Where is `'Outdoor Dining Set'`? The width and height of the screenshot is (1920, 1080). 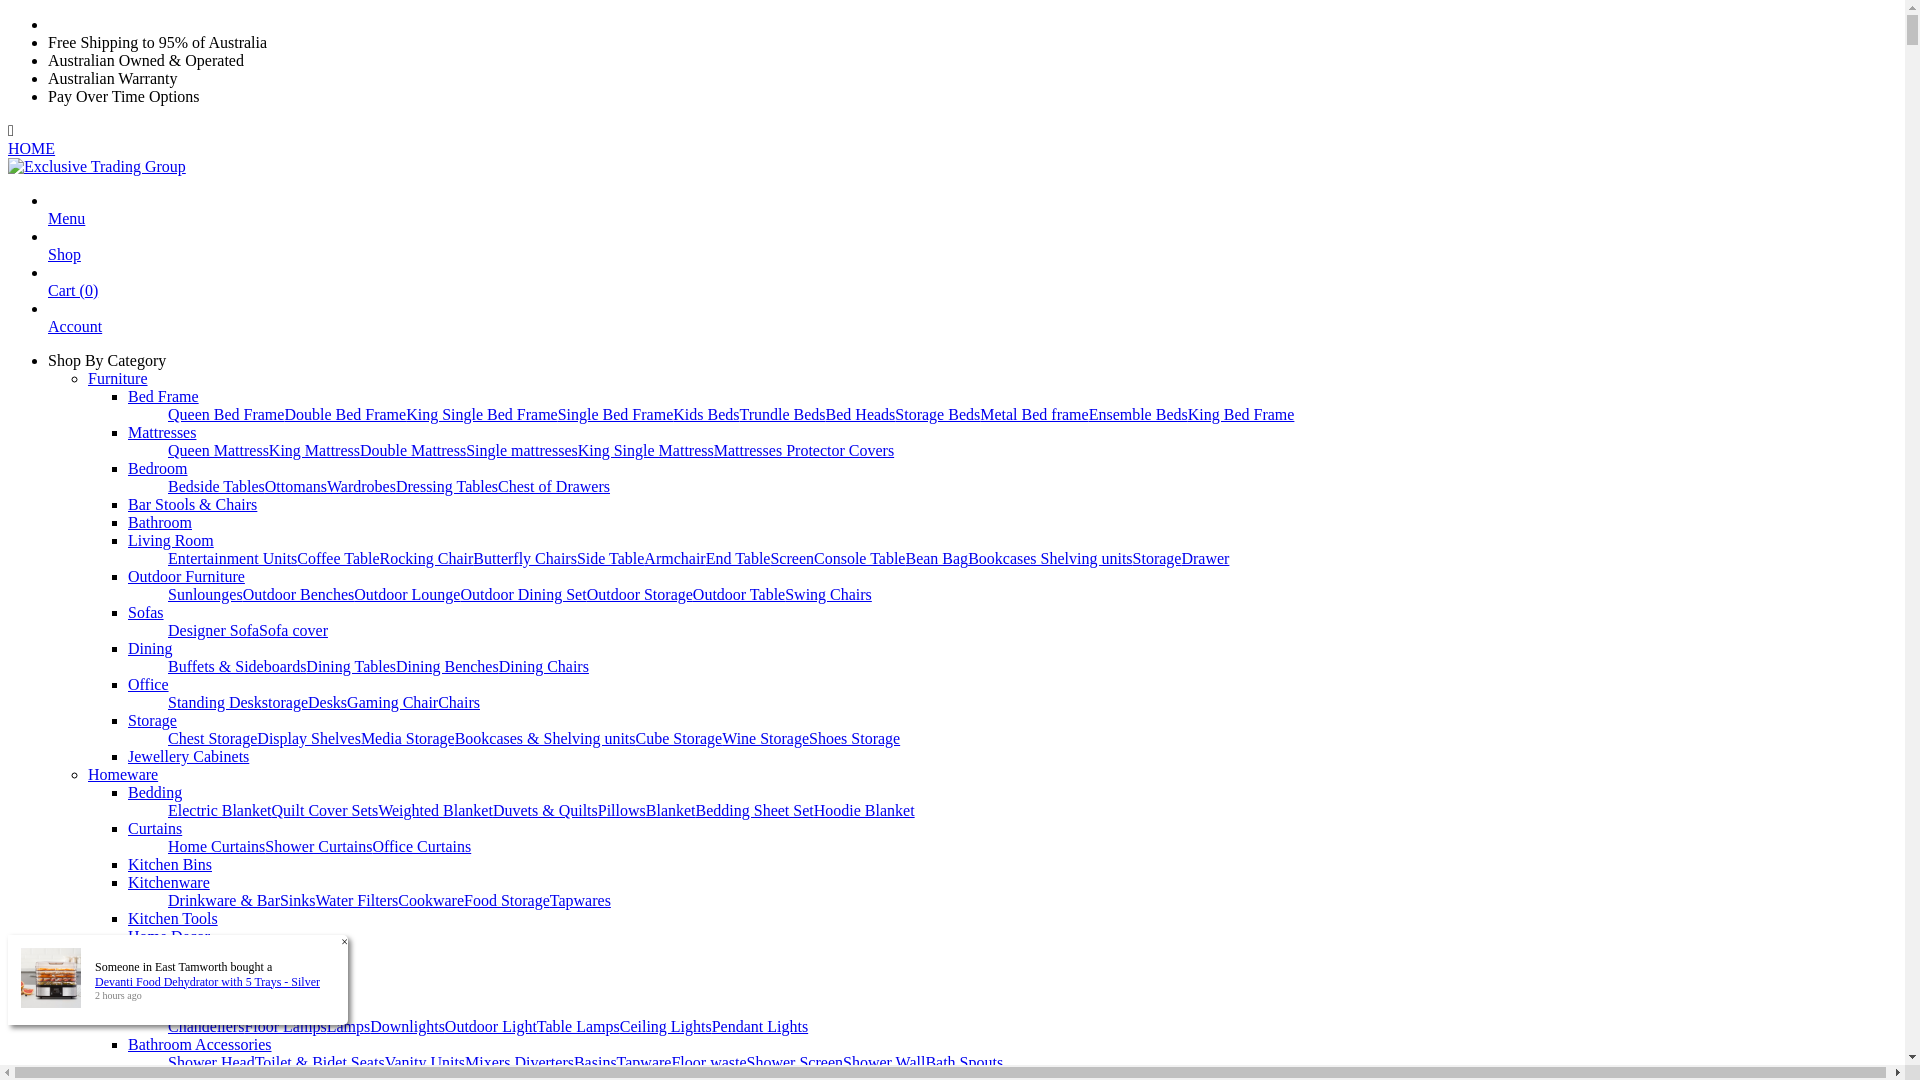
'Outdoor Dining Set' is located at coordinates (523, 593).